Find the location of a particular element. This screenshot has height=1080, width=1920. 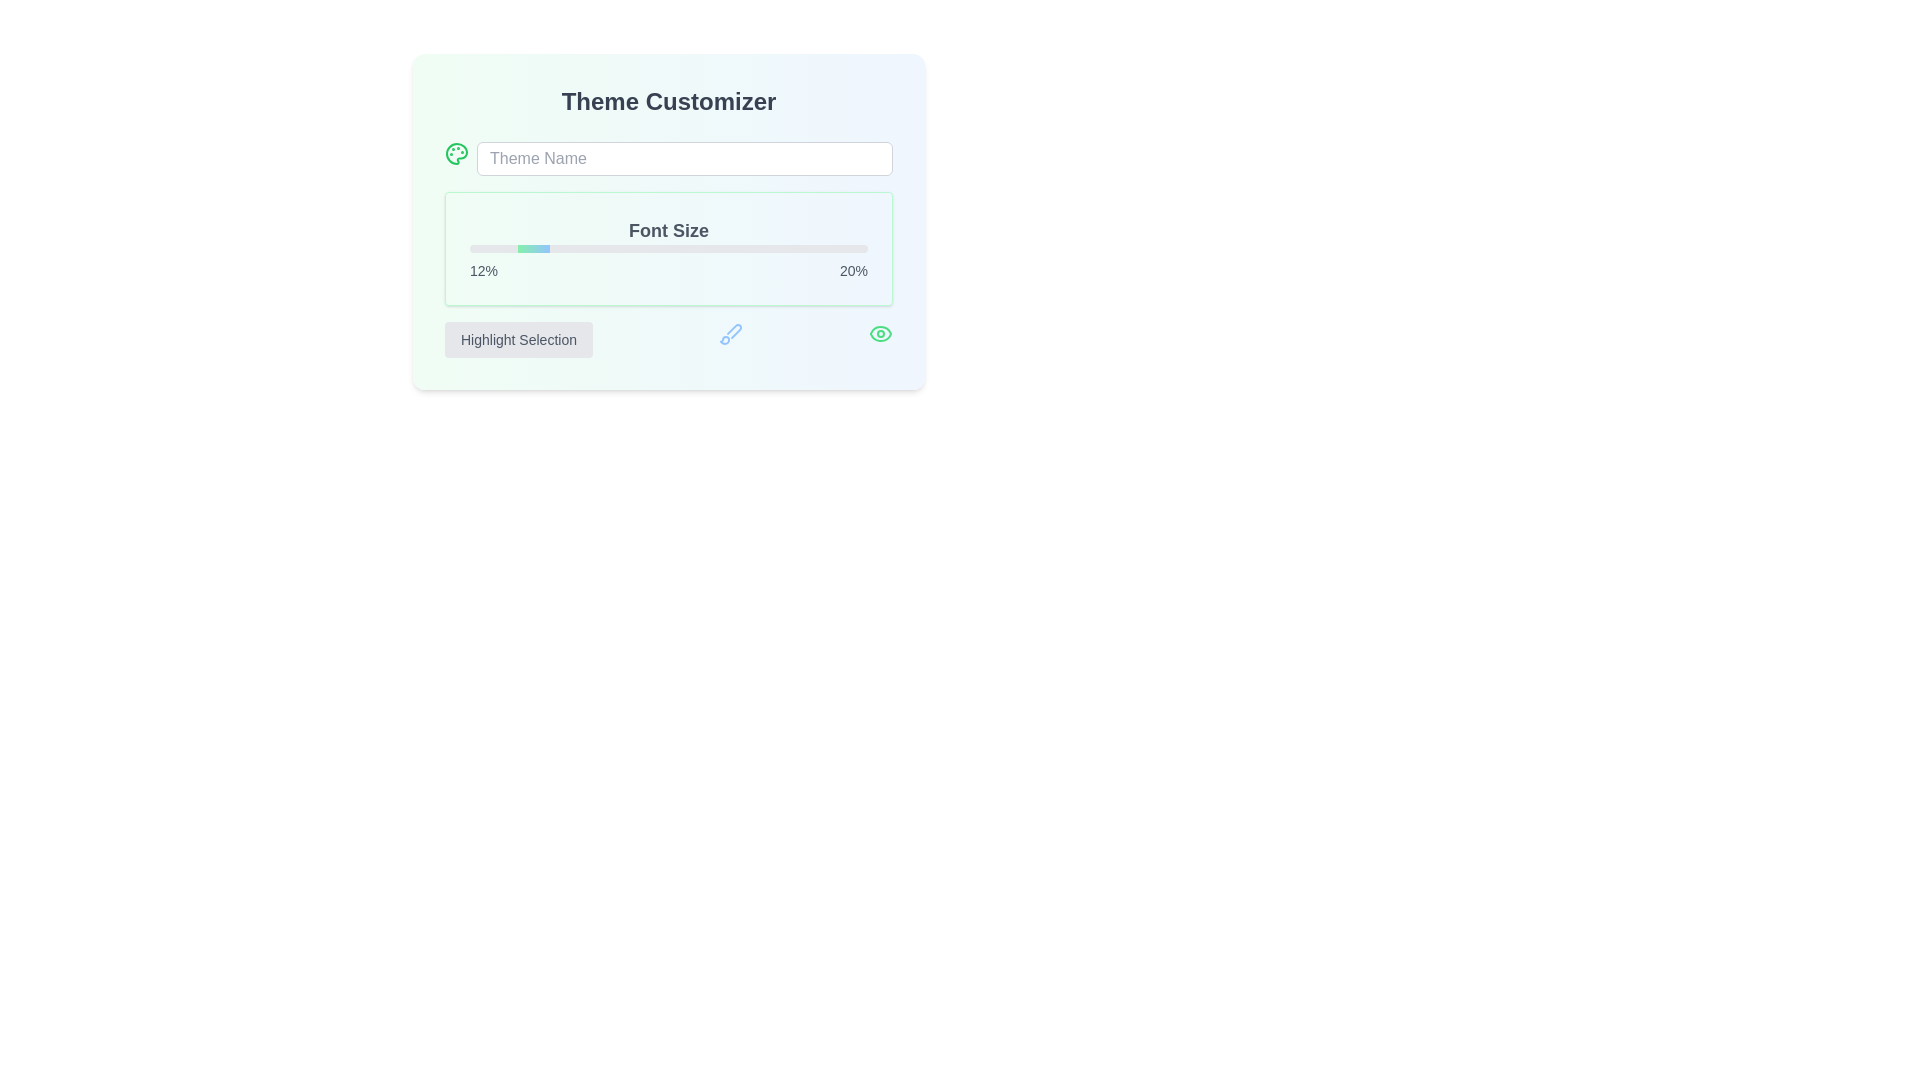

the text label displaying the range of values for the slider in the 'Font Size' section, which shows '12%' and '20%' is located at coordinates (668, 270).